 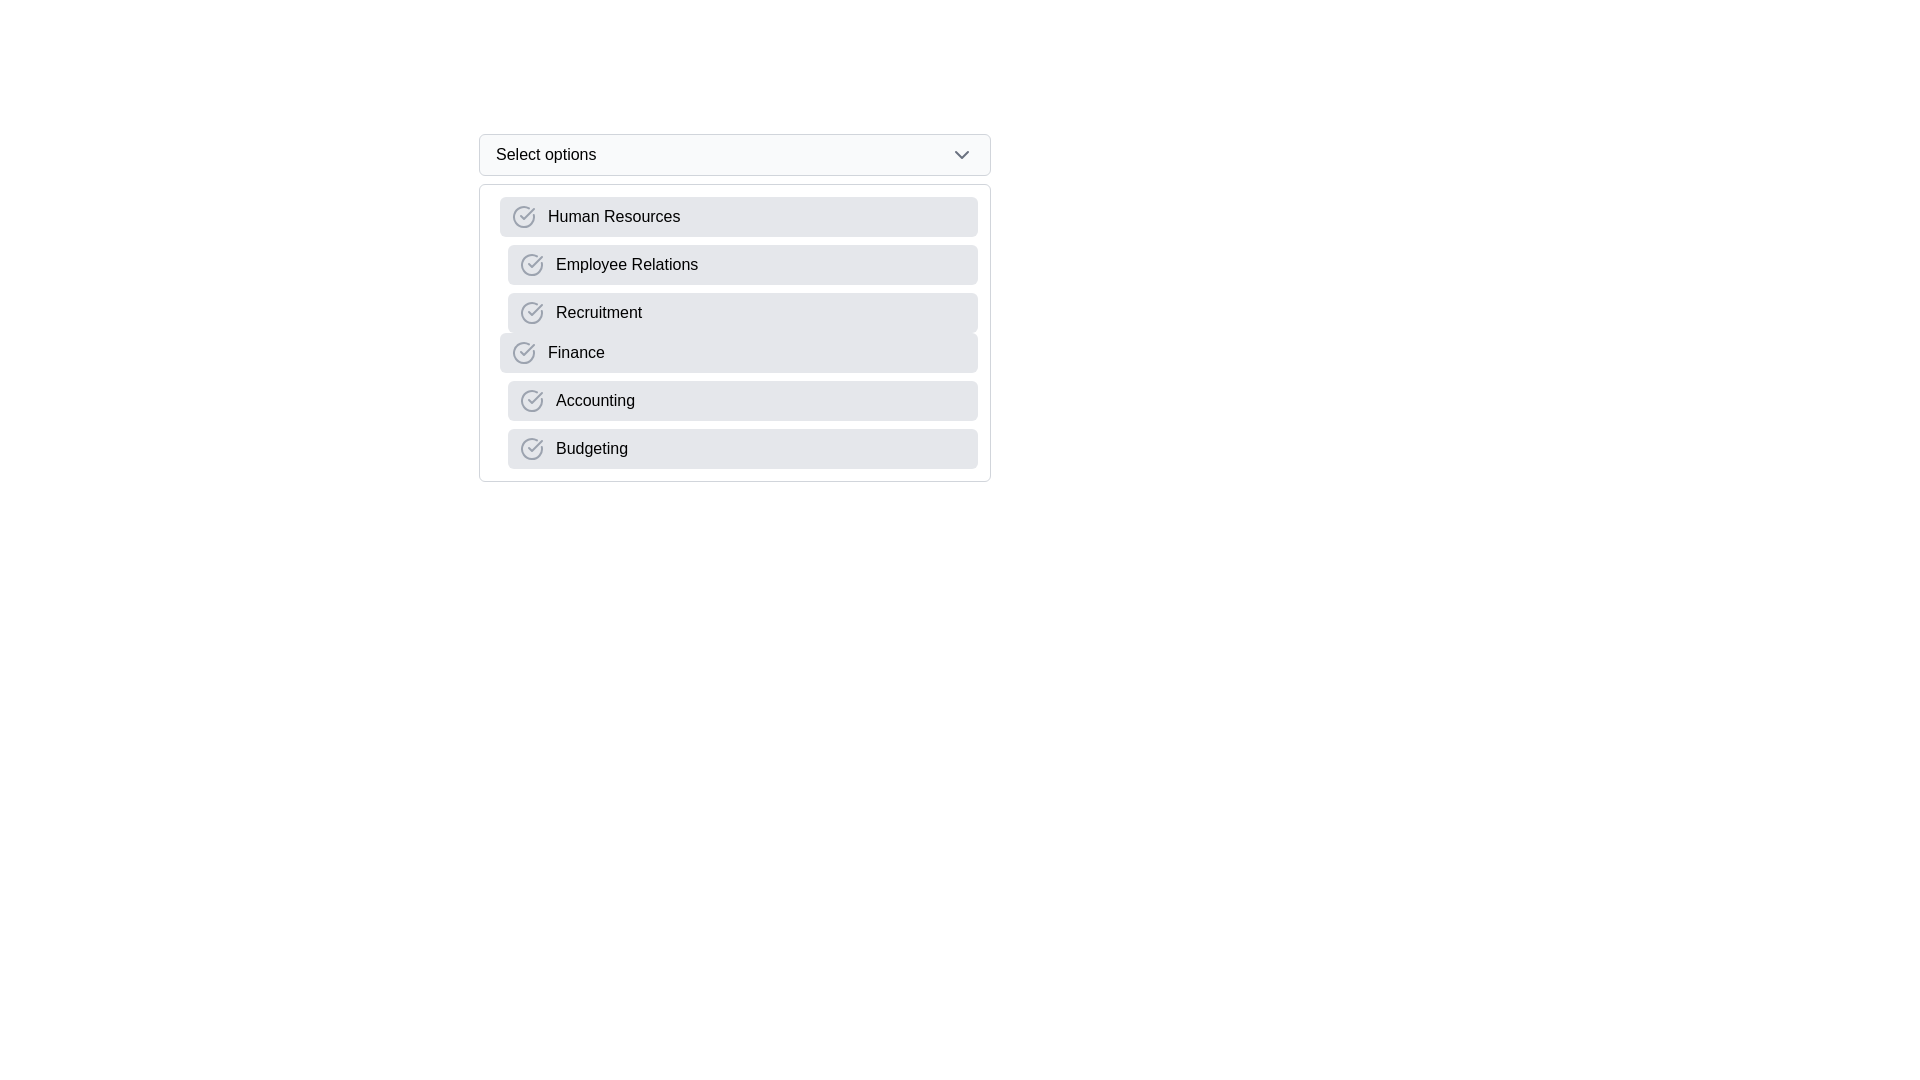 I want to click on the state of the fifth circular checkmark icon in the list item labeled 'Accounting', which is styled with a gray color and located to the left of the text, so click(x=532, y=401).